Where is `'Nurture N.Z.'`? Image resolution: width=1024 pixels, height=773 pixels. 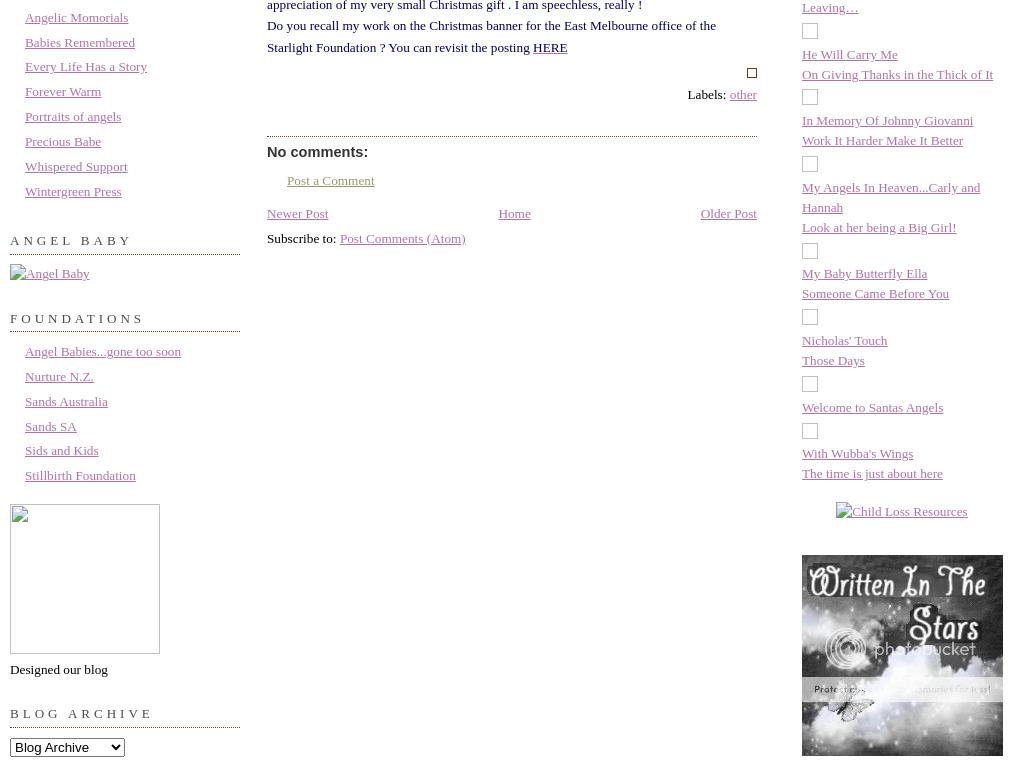 'Nurture N.Z.' is located at coordinates (57, 375).